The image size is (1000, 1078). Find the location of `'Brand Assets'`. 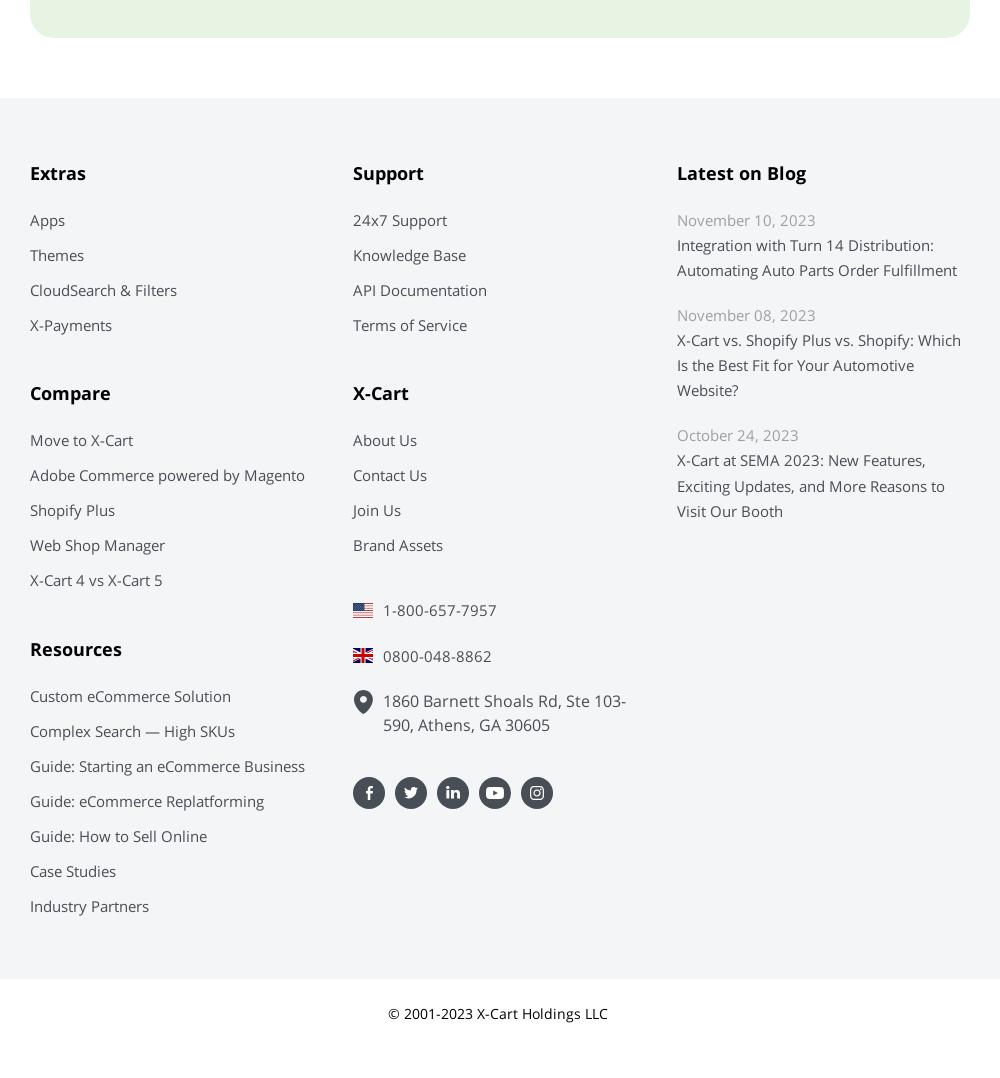

'Brand Assets' is located at coordinates (398, 544).